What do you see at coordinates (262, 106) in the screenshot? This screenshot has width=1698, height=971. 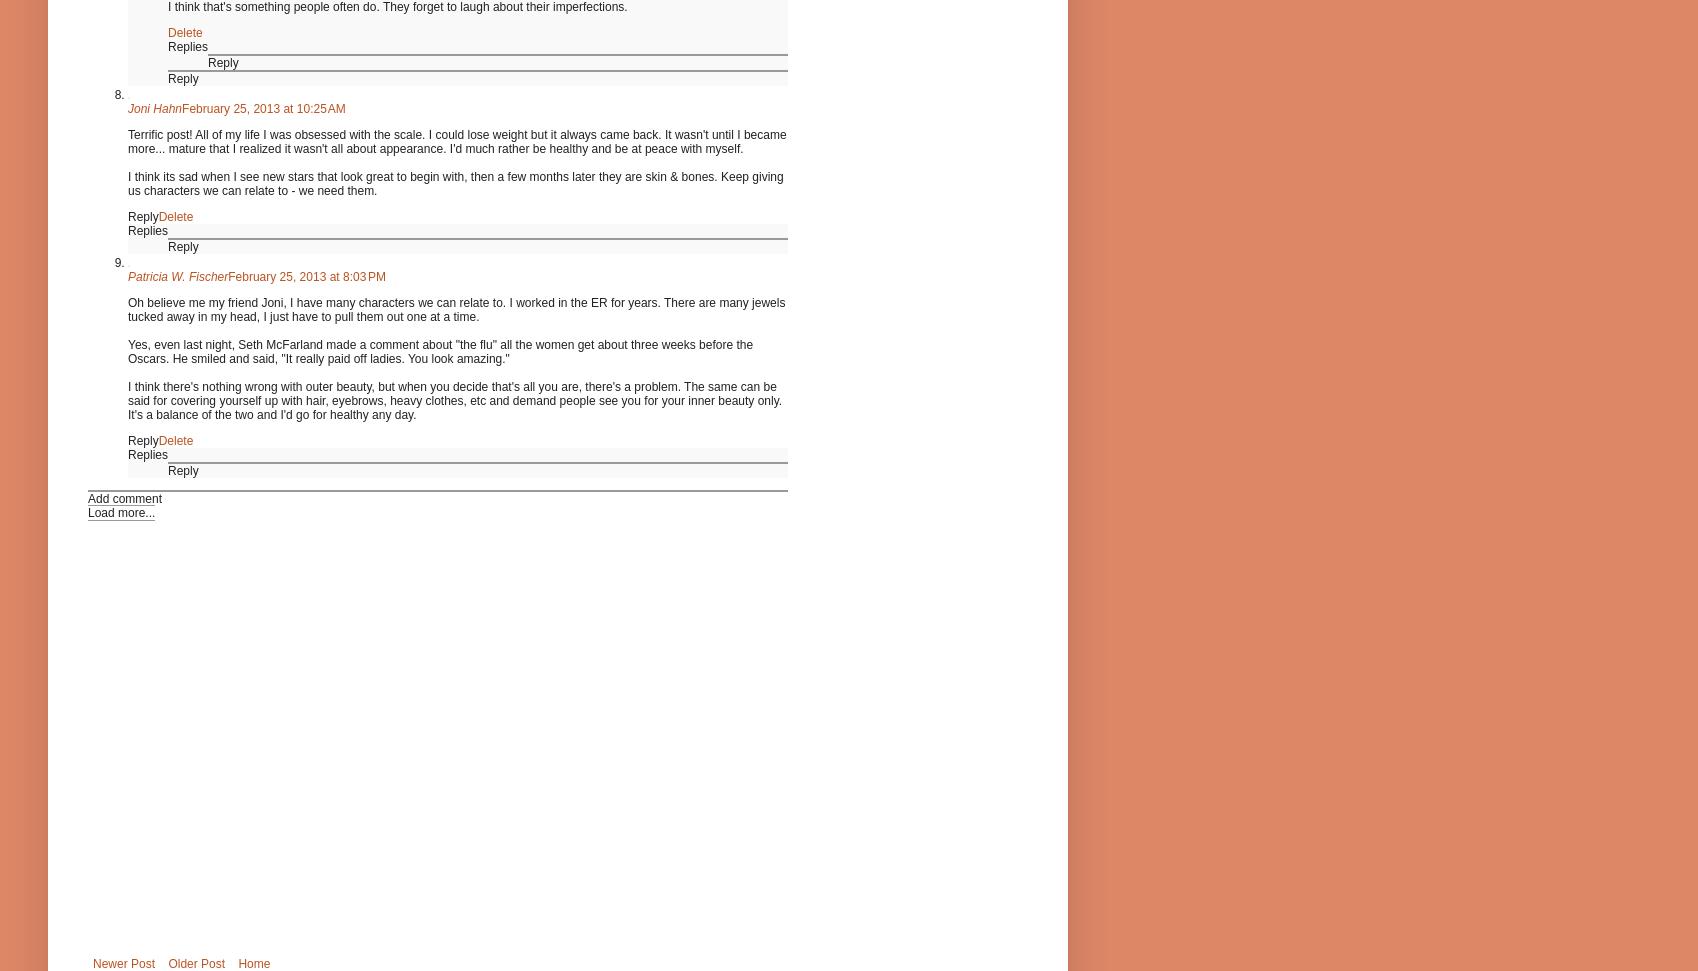 I see `'February 25, 2013 at 10:25 AM'` at bounding box center [262, 106].